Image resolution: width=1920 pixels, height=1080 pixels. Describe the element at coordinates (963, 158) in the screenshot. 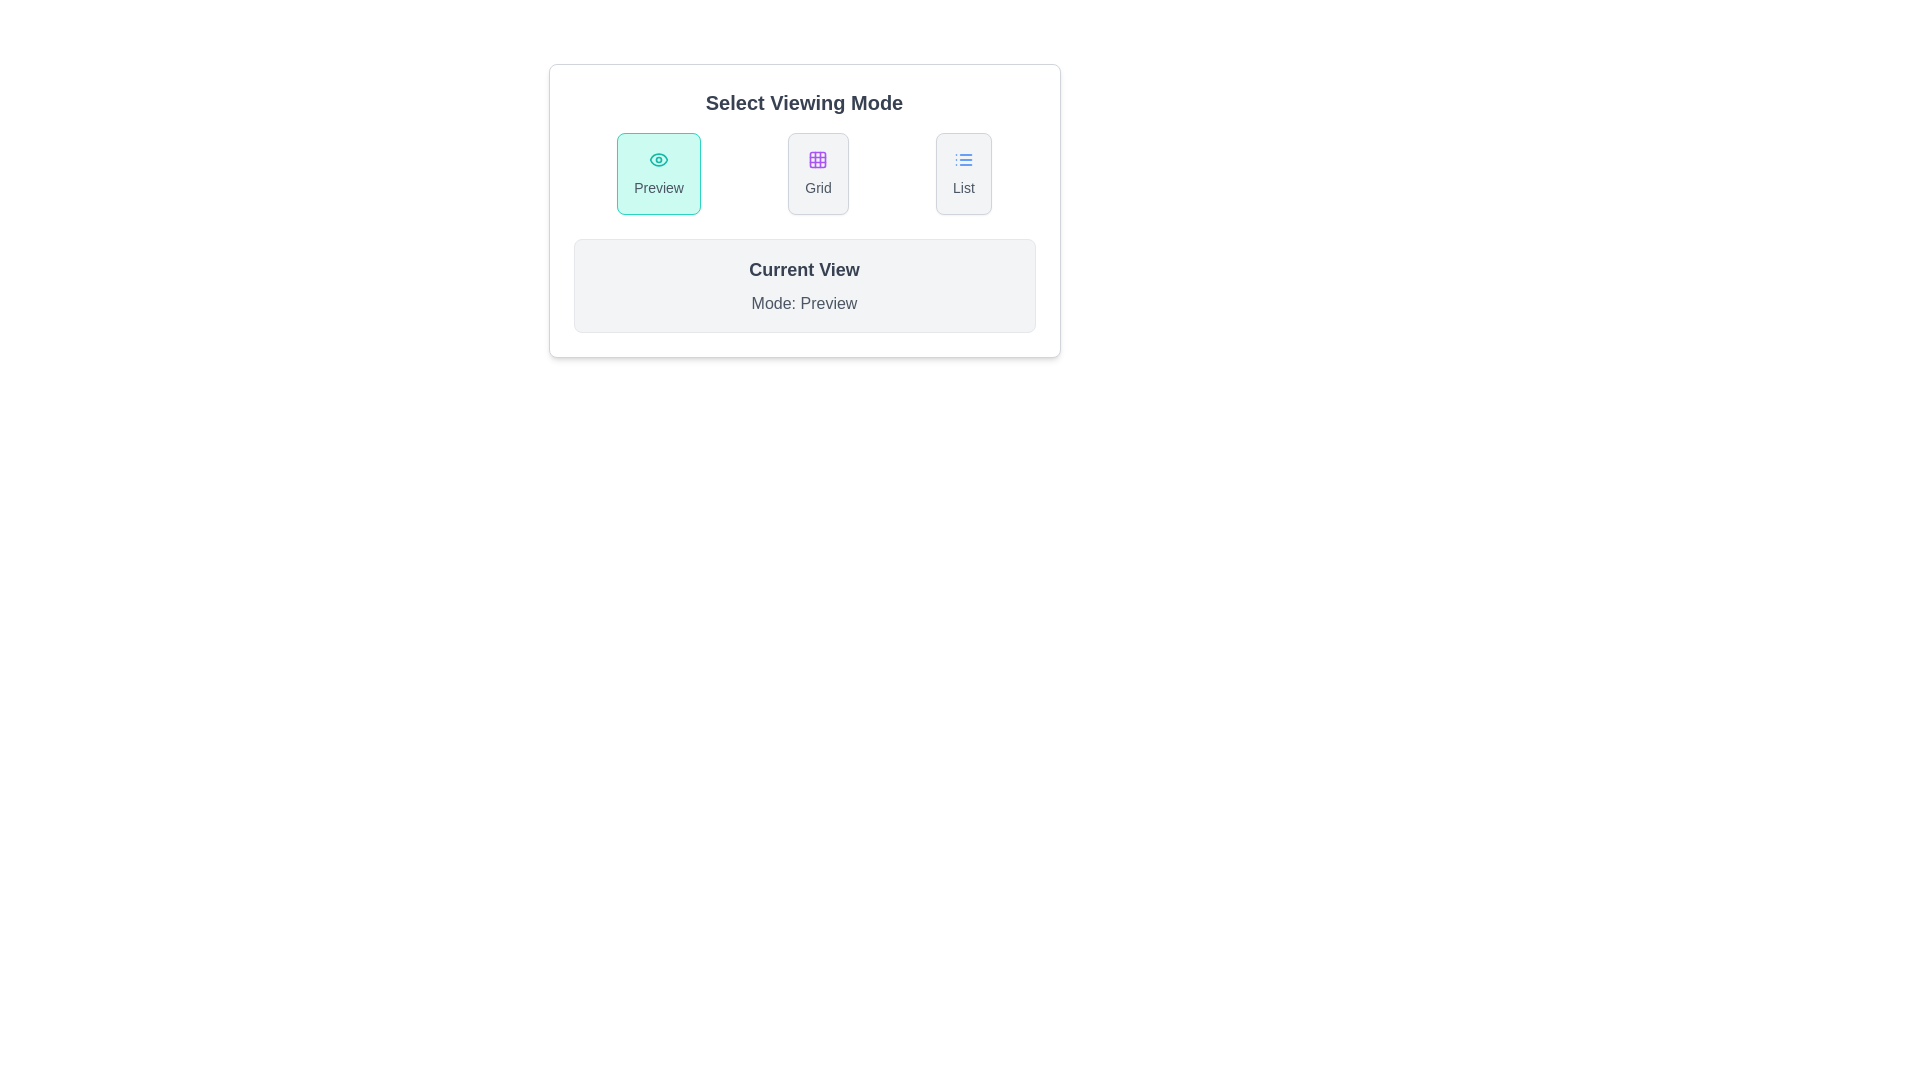

I see `the 'List' view icon located in the 'Select Viewing Mode' section, which is the third button to the right of the 'Grid' button` at that location.